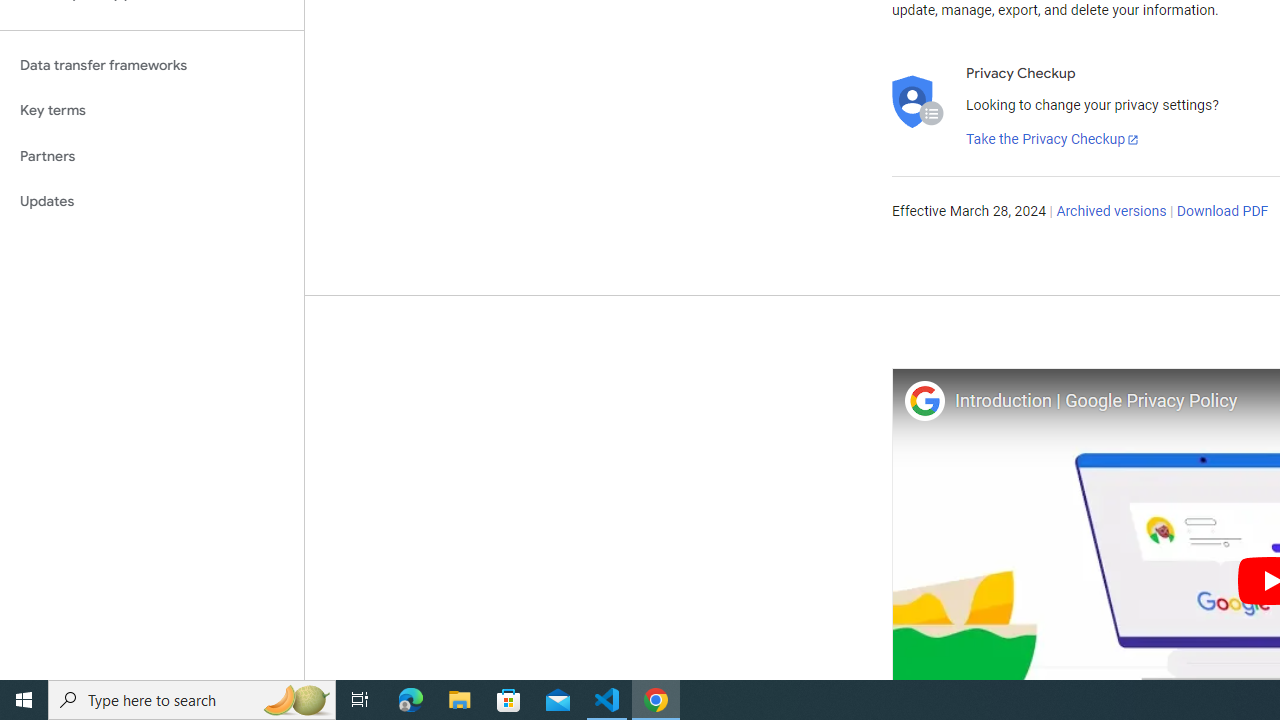 The height and width of the screenshot is (720, 1280). Describe the element at coordinates (923, 400) in the screenshot. I see `'Photo image of Google'` at that location.